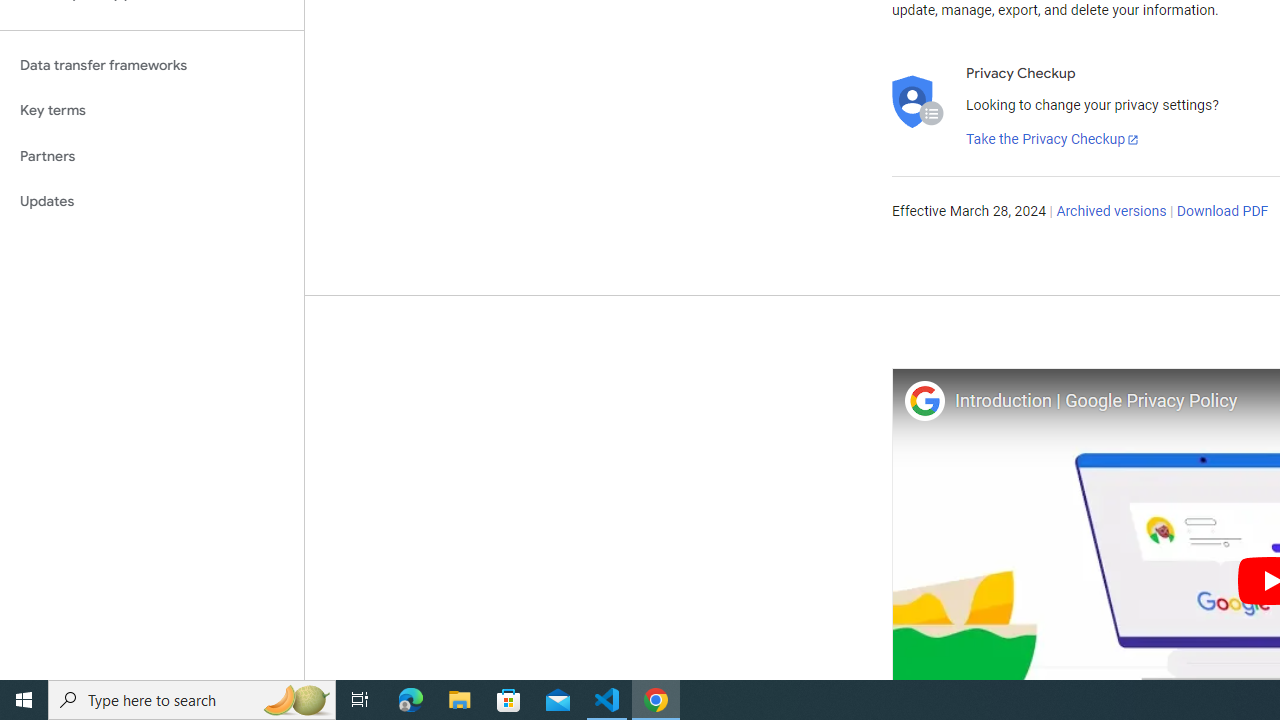 The height and width of the screenshot is (720, 1280). Describe the element at coordinates (923, 400) in the screenshot. I see `'Photo image of Google'` at that location.